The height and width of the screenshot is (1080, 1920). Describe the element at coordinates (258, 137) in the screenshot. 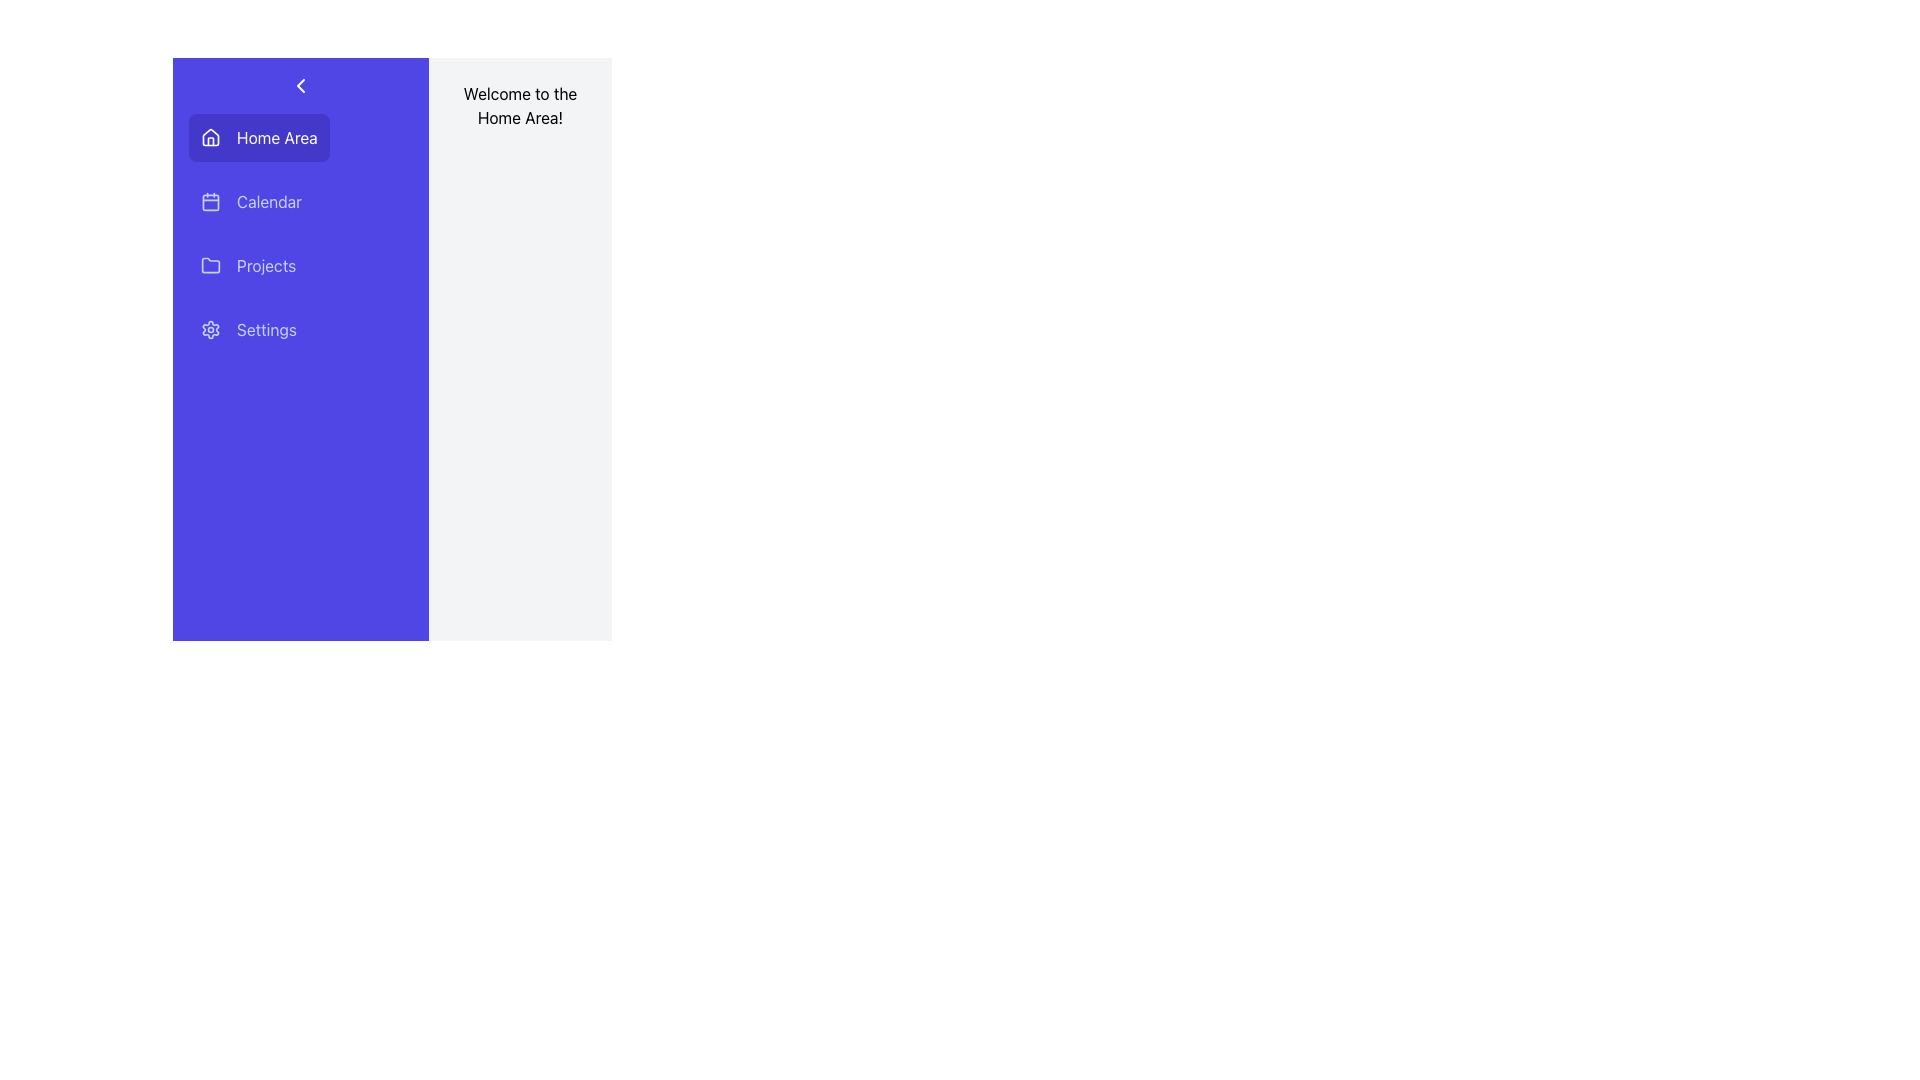

I see `the 'Home Area' button, which is a purple rectangular button with rounded corners, featuring a house icon on the left and white text on the right` at that location.